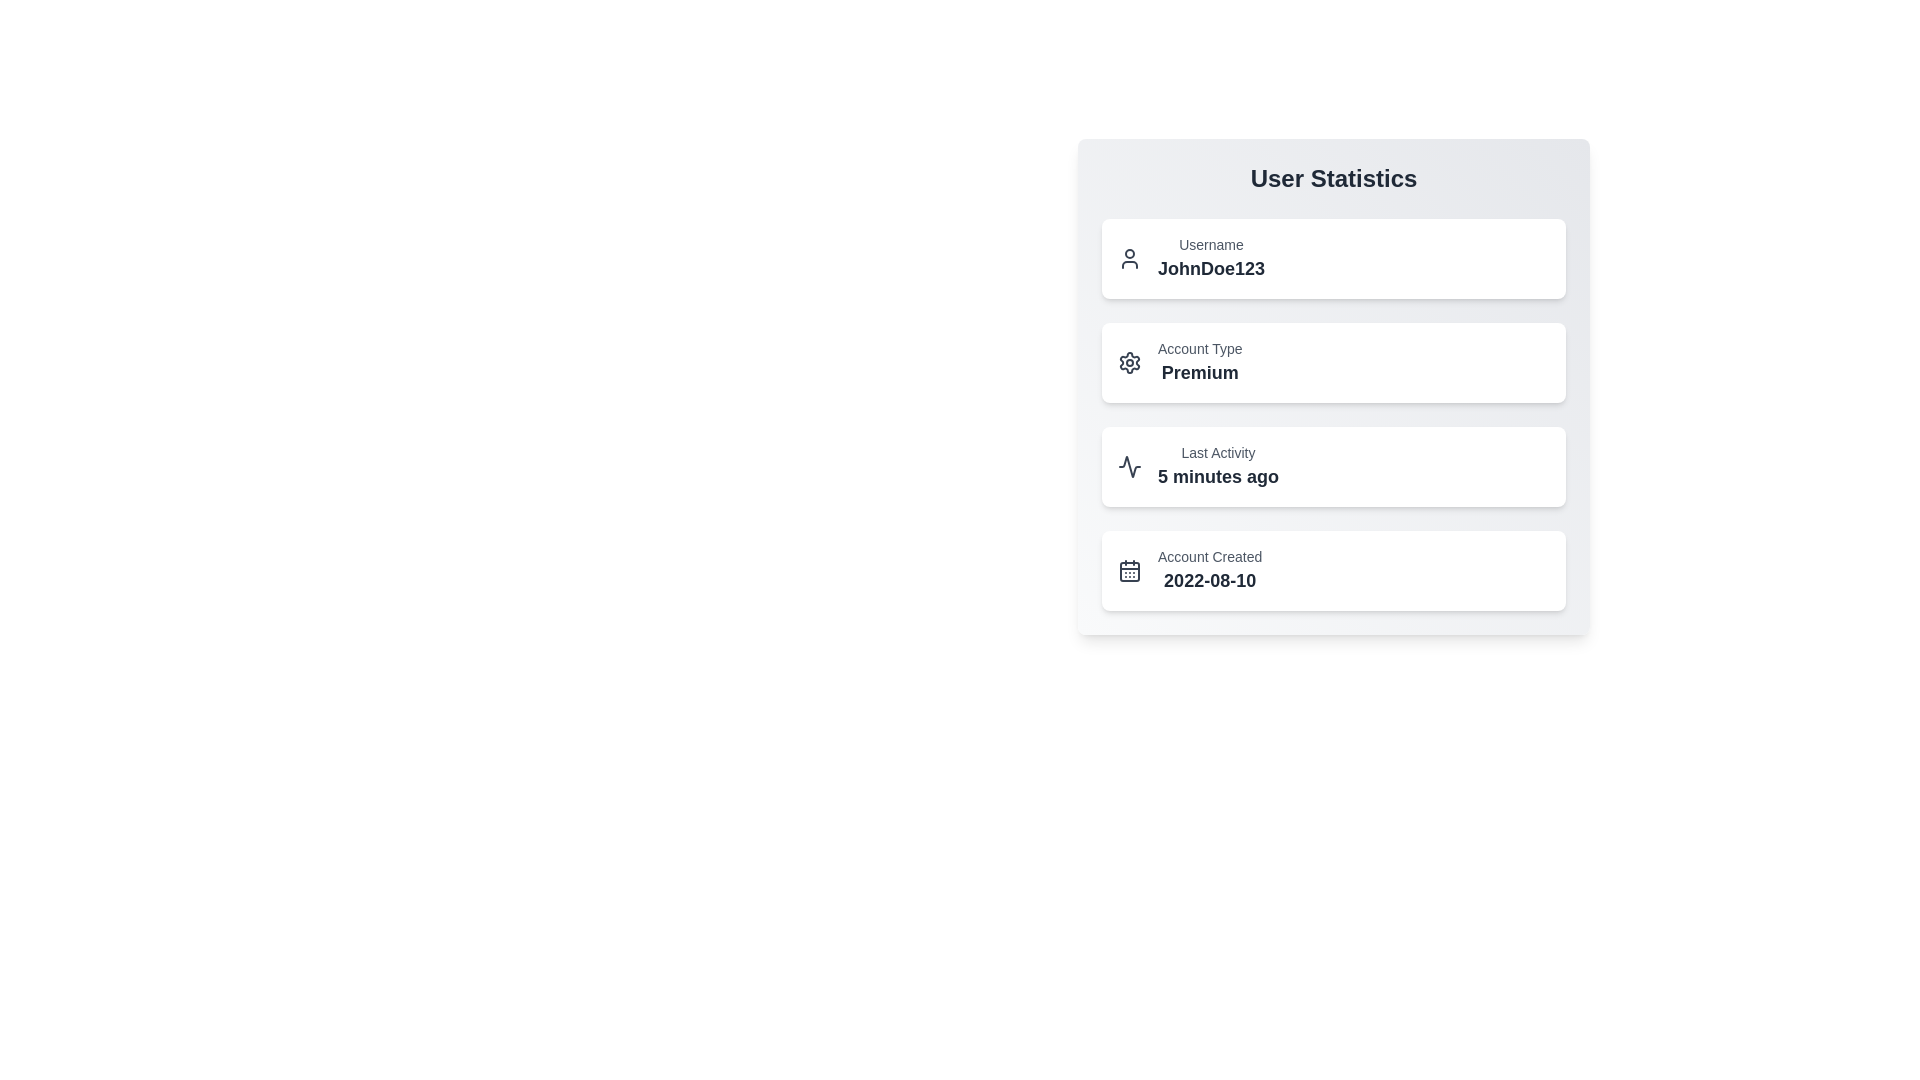 This screenshot has width=1920, height=1080. Describe the element at coordinates (1217, 477) in the screenshot. I see `the timestamp text label indicating the last time of activity related to the user, located under the 'Last Activity' label in the User Statistics section` at that location.